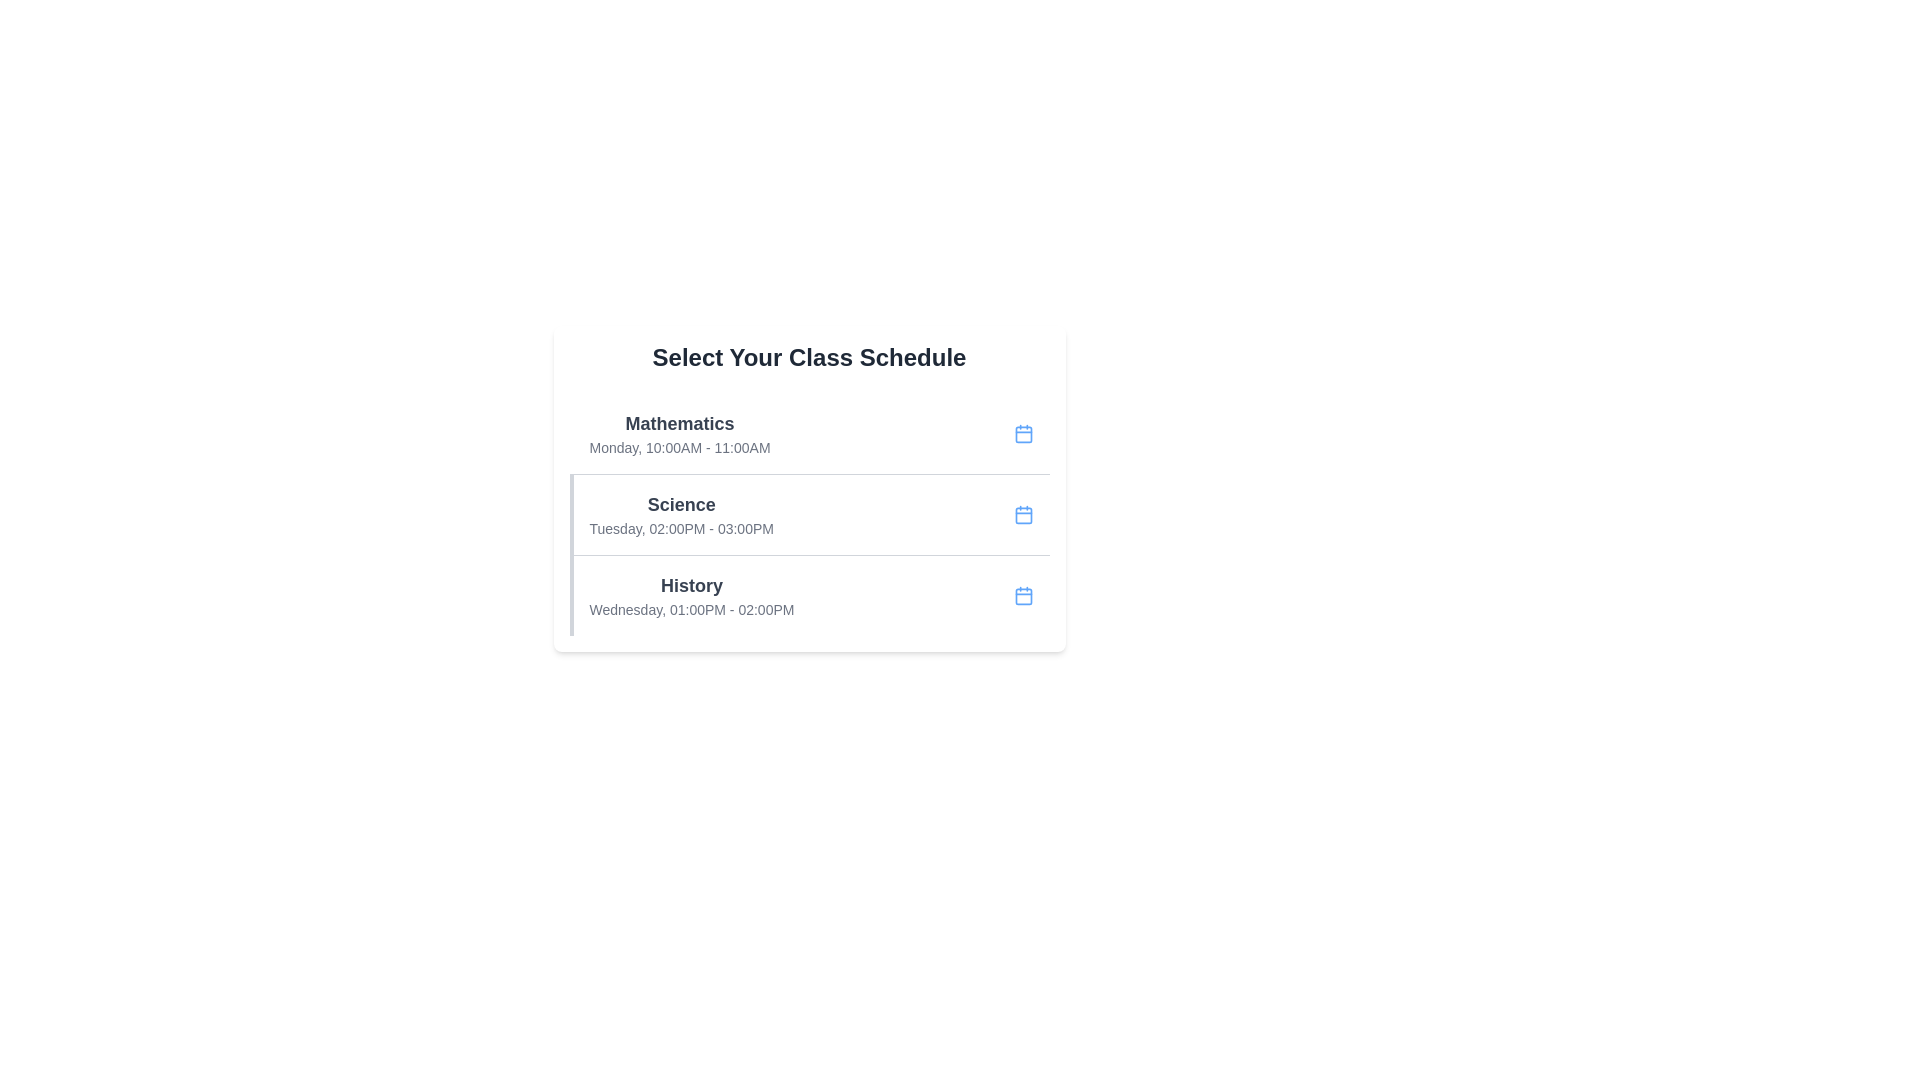 The width and height of the screenshot is (1920, 1080). What do you see at coordinates (1023, 595) in the screenshot?
I see `the calendar icon representing the 'History' schedule, located at the far-right end of the schedule row adjacent to the text 'Wednesday, 01:00PM - 02:00PM'` at bounding box center [1023, 595].